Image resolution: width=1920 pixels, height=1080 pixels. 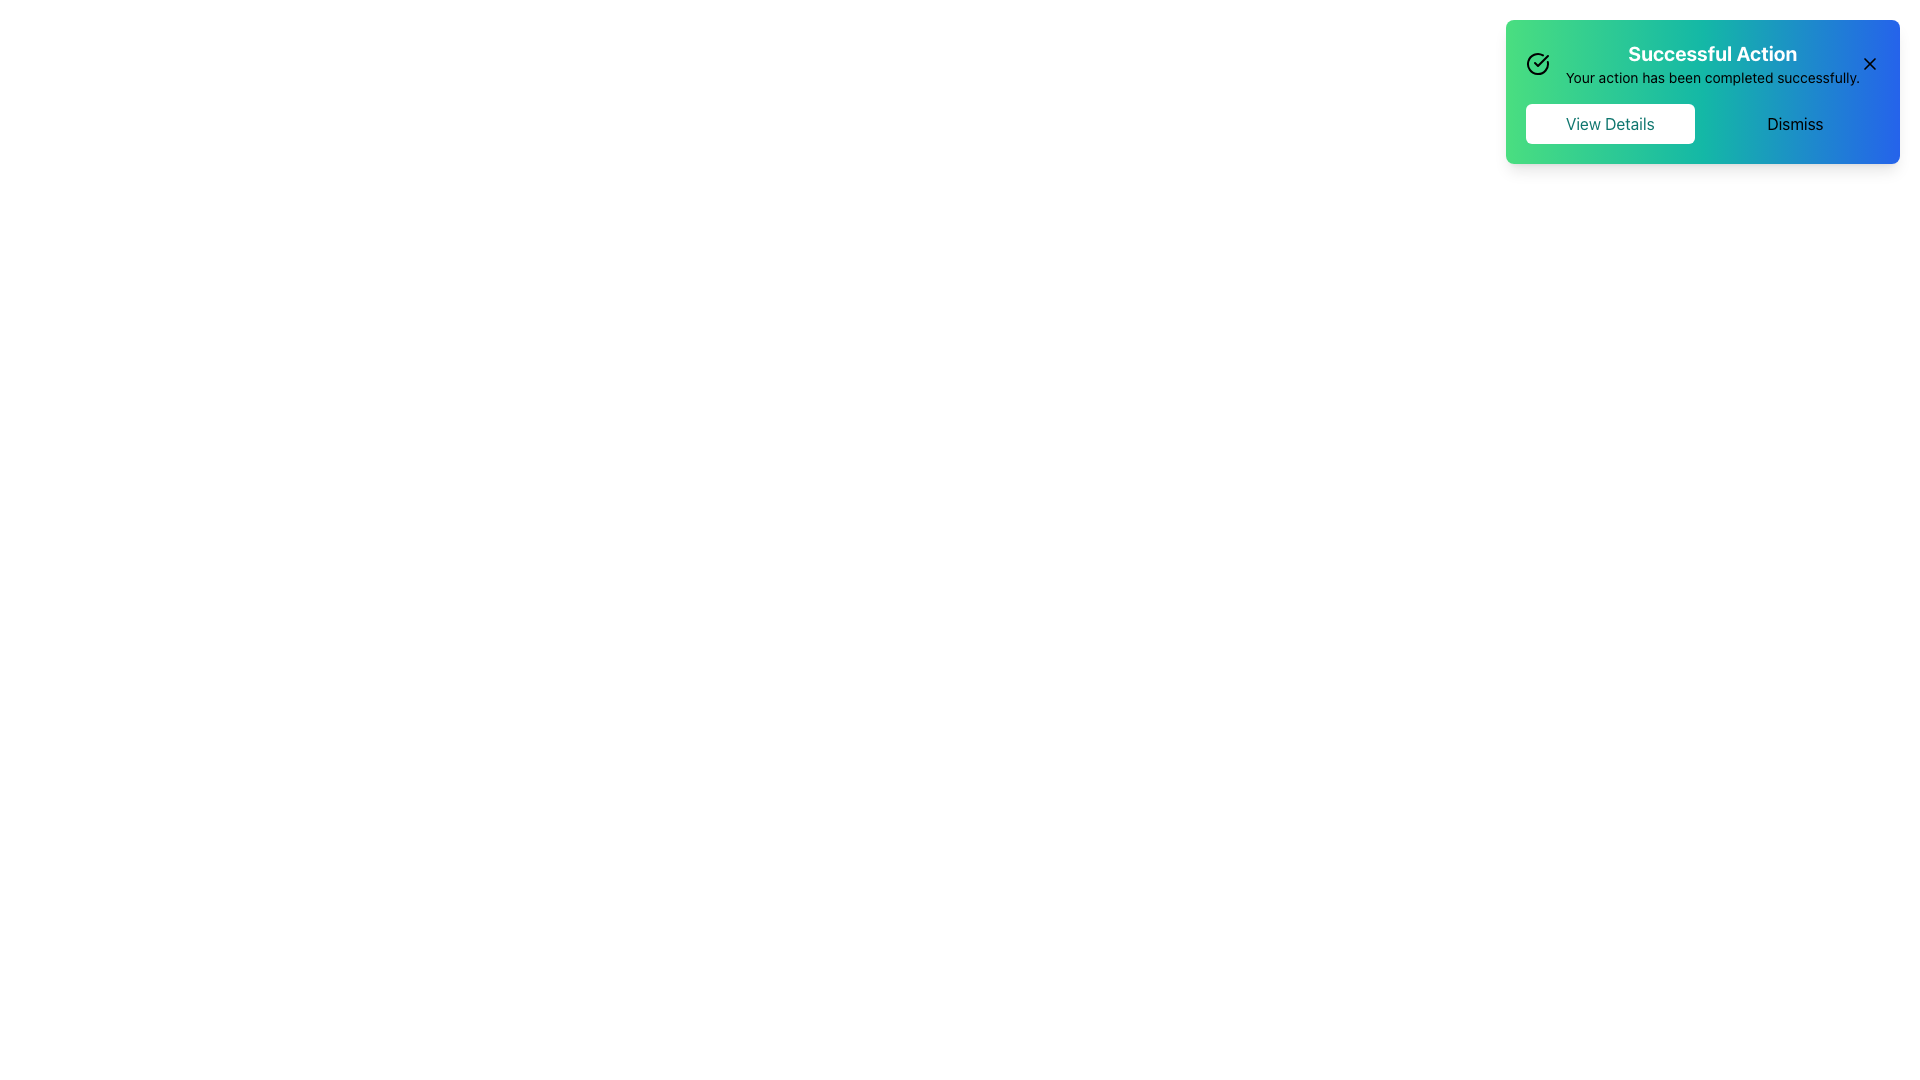 I want to click on the 'View Details' button located at the bottom of the notification box in the top-right corner of the interface, so click(x=1701, y=123).